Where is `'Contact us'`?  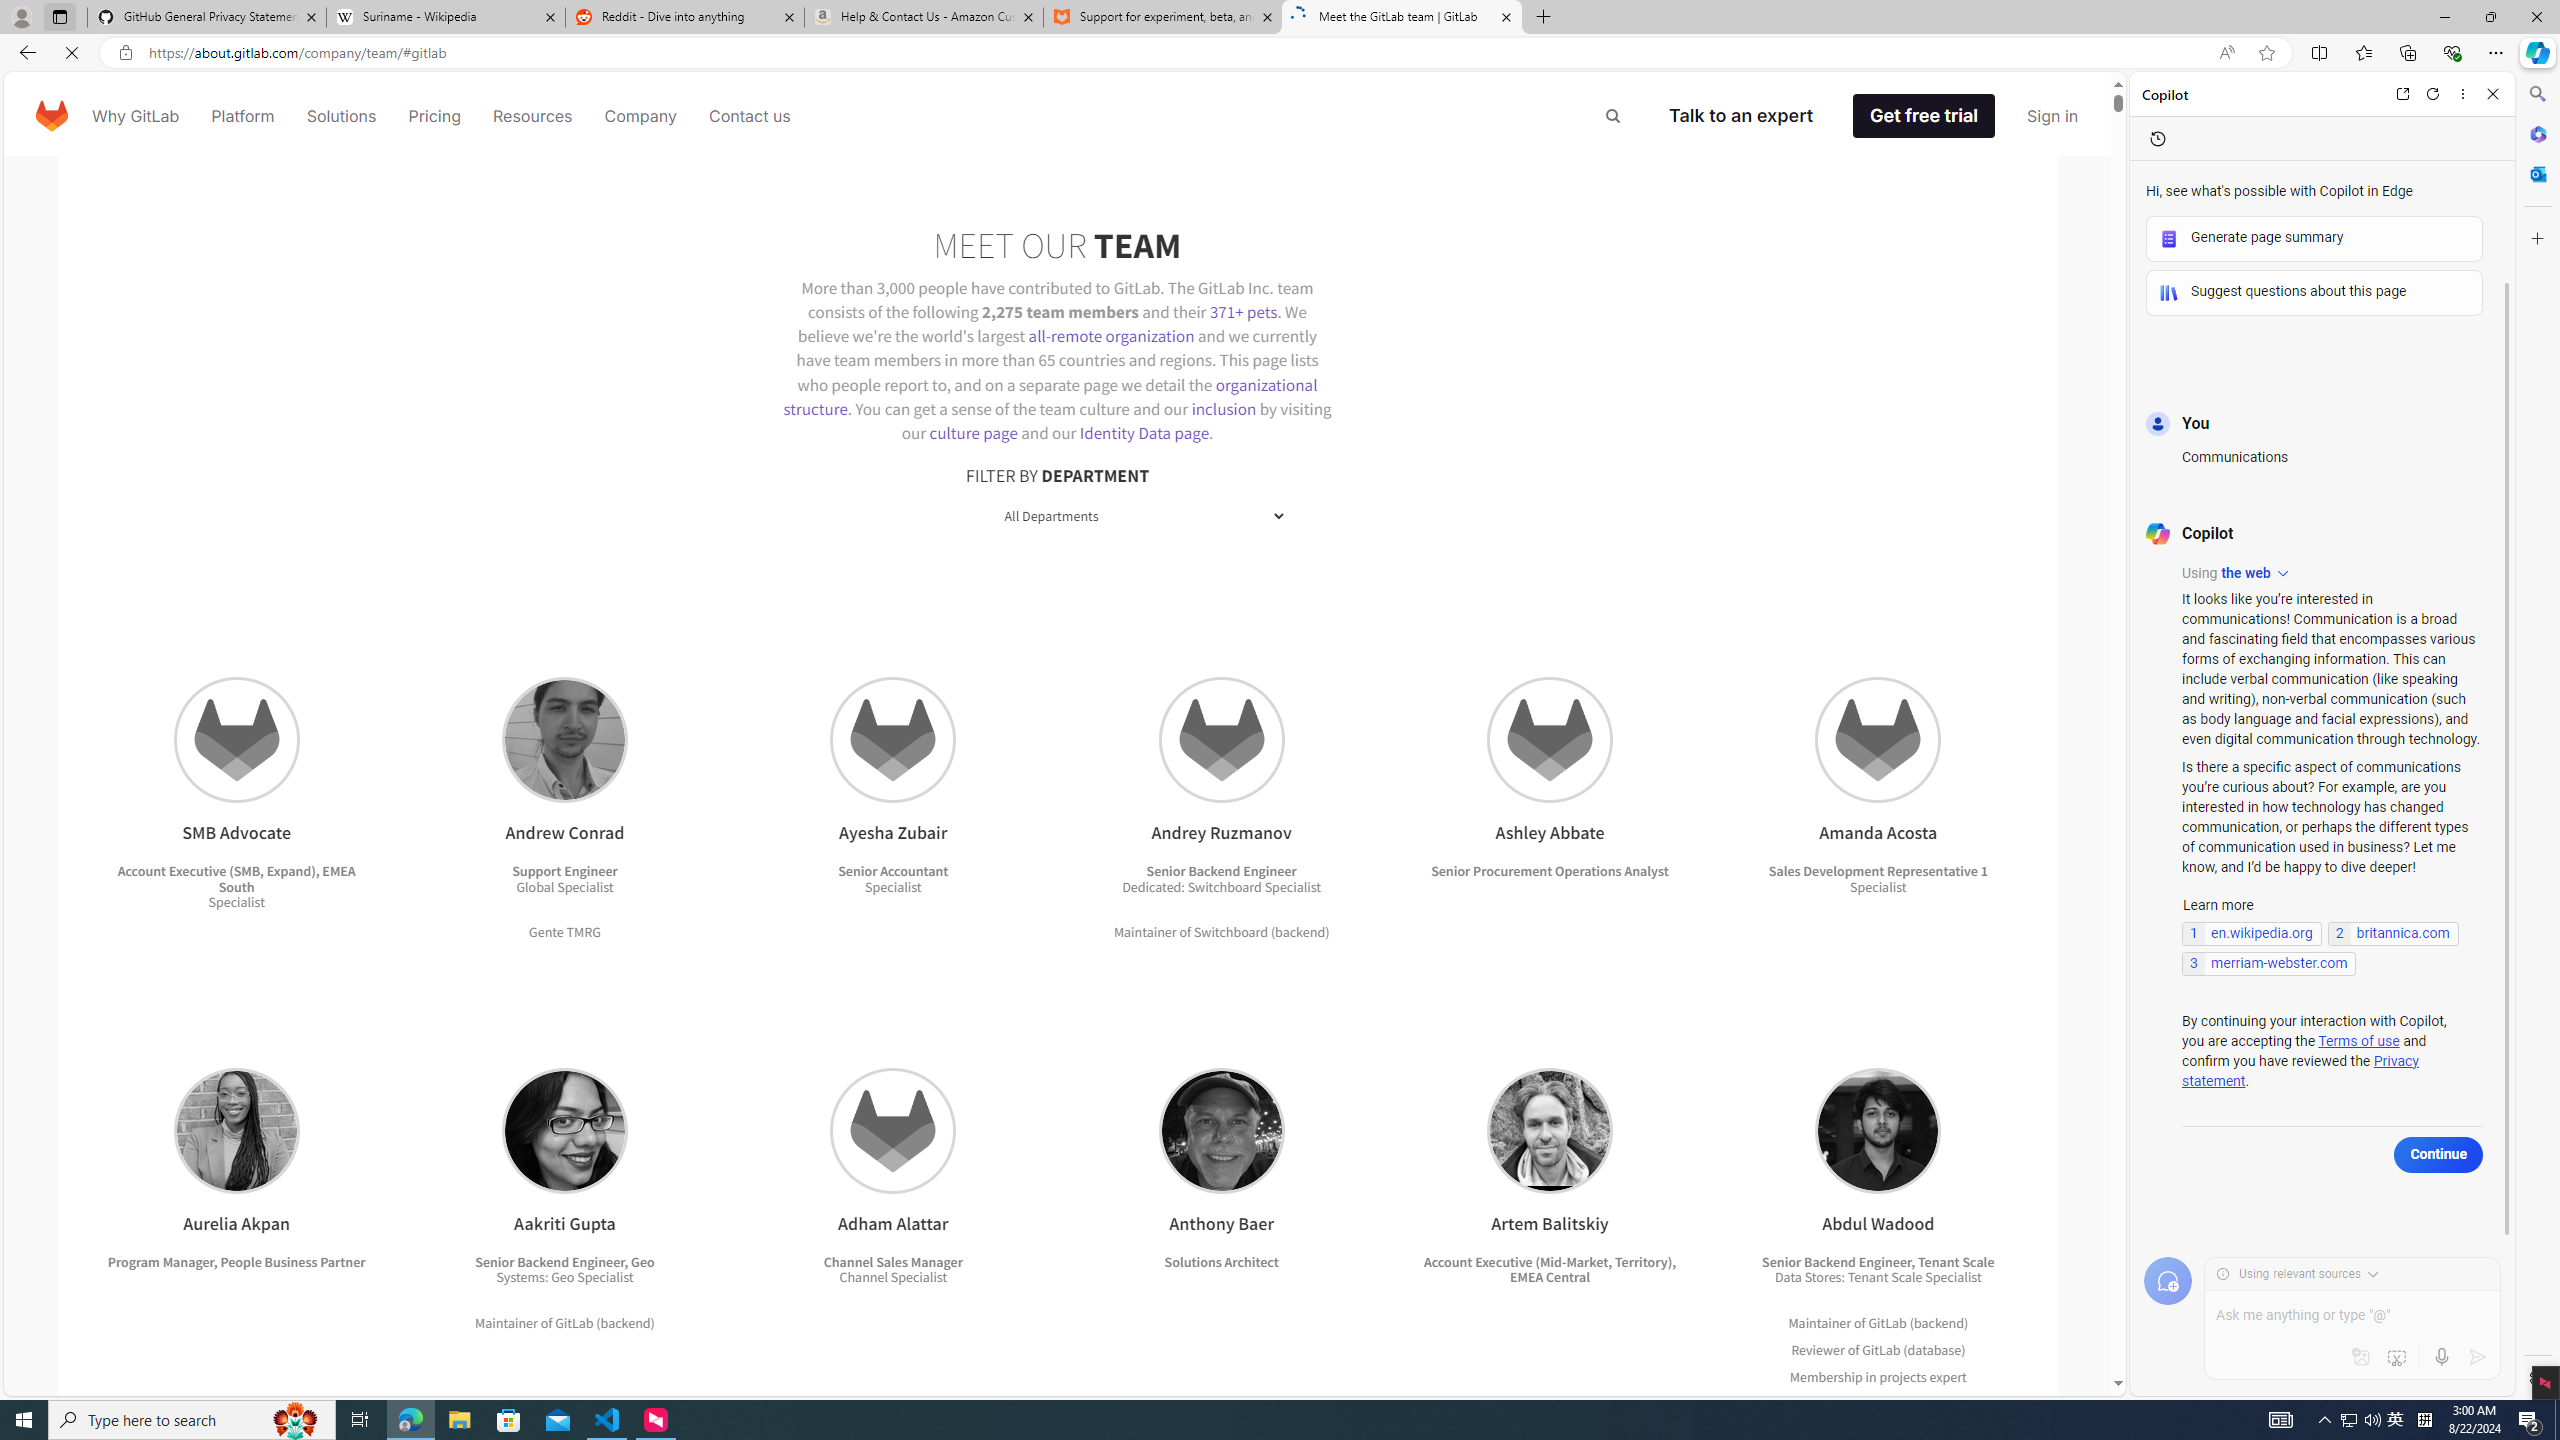
'Contact us' is located at coordinates (750, 114).